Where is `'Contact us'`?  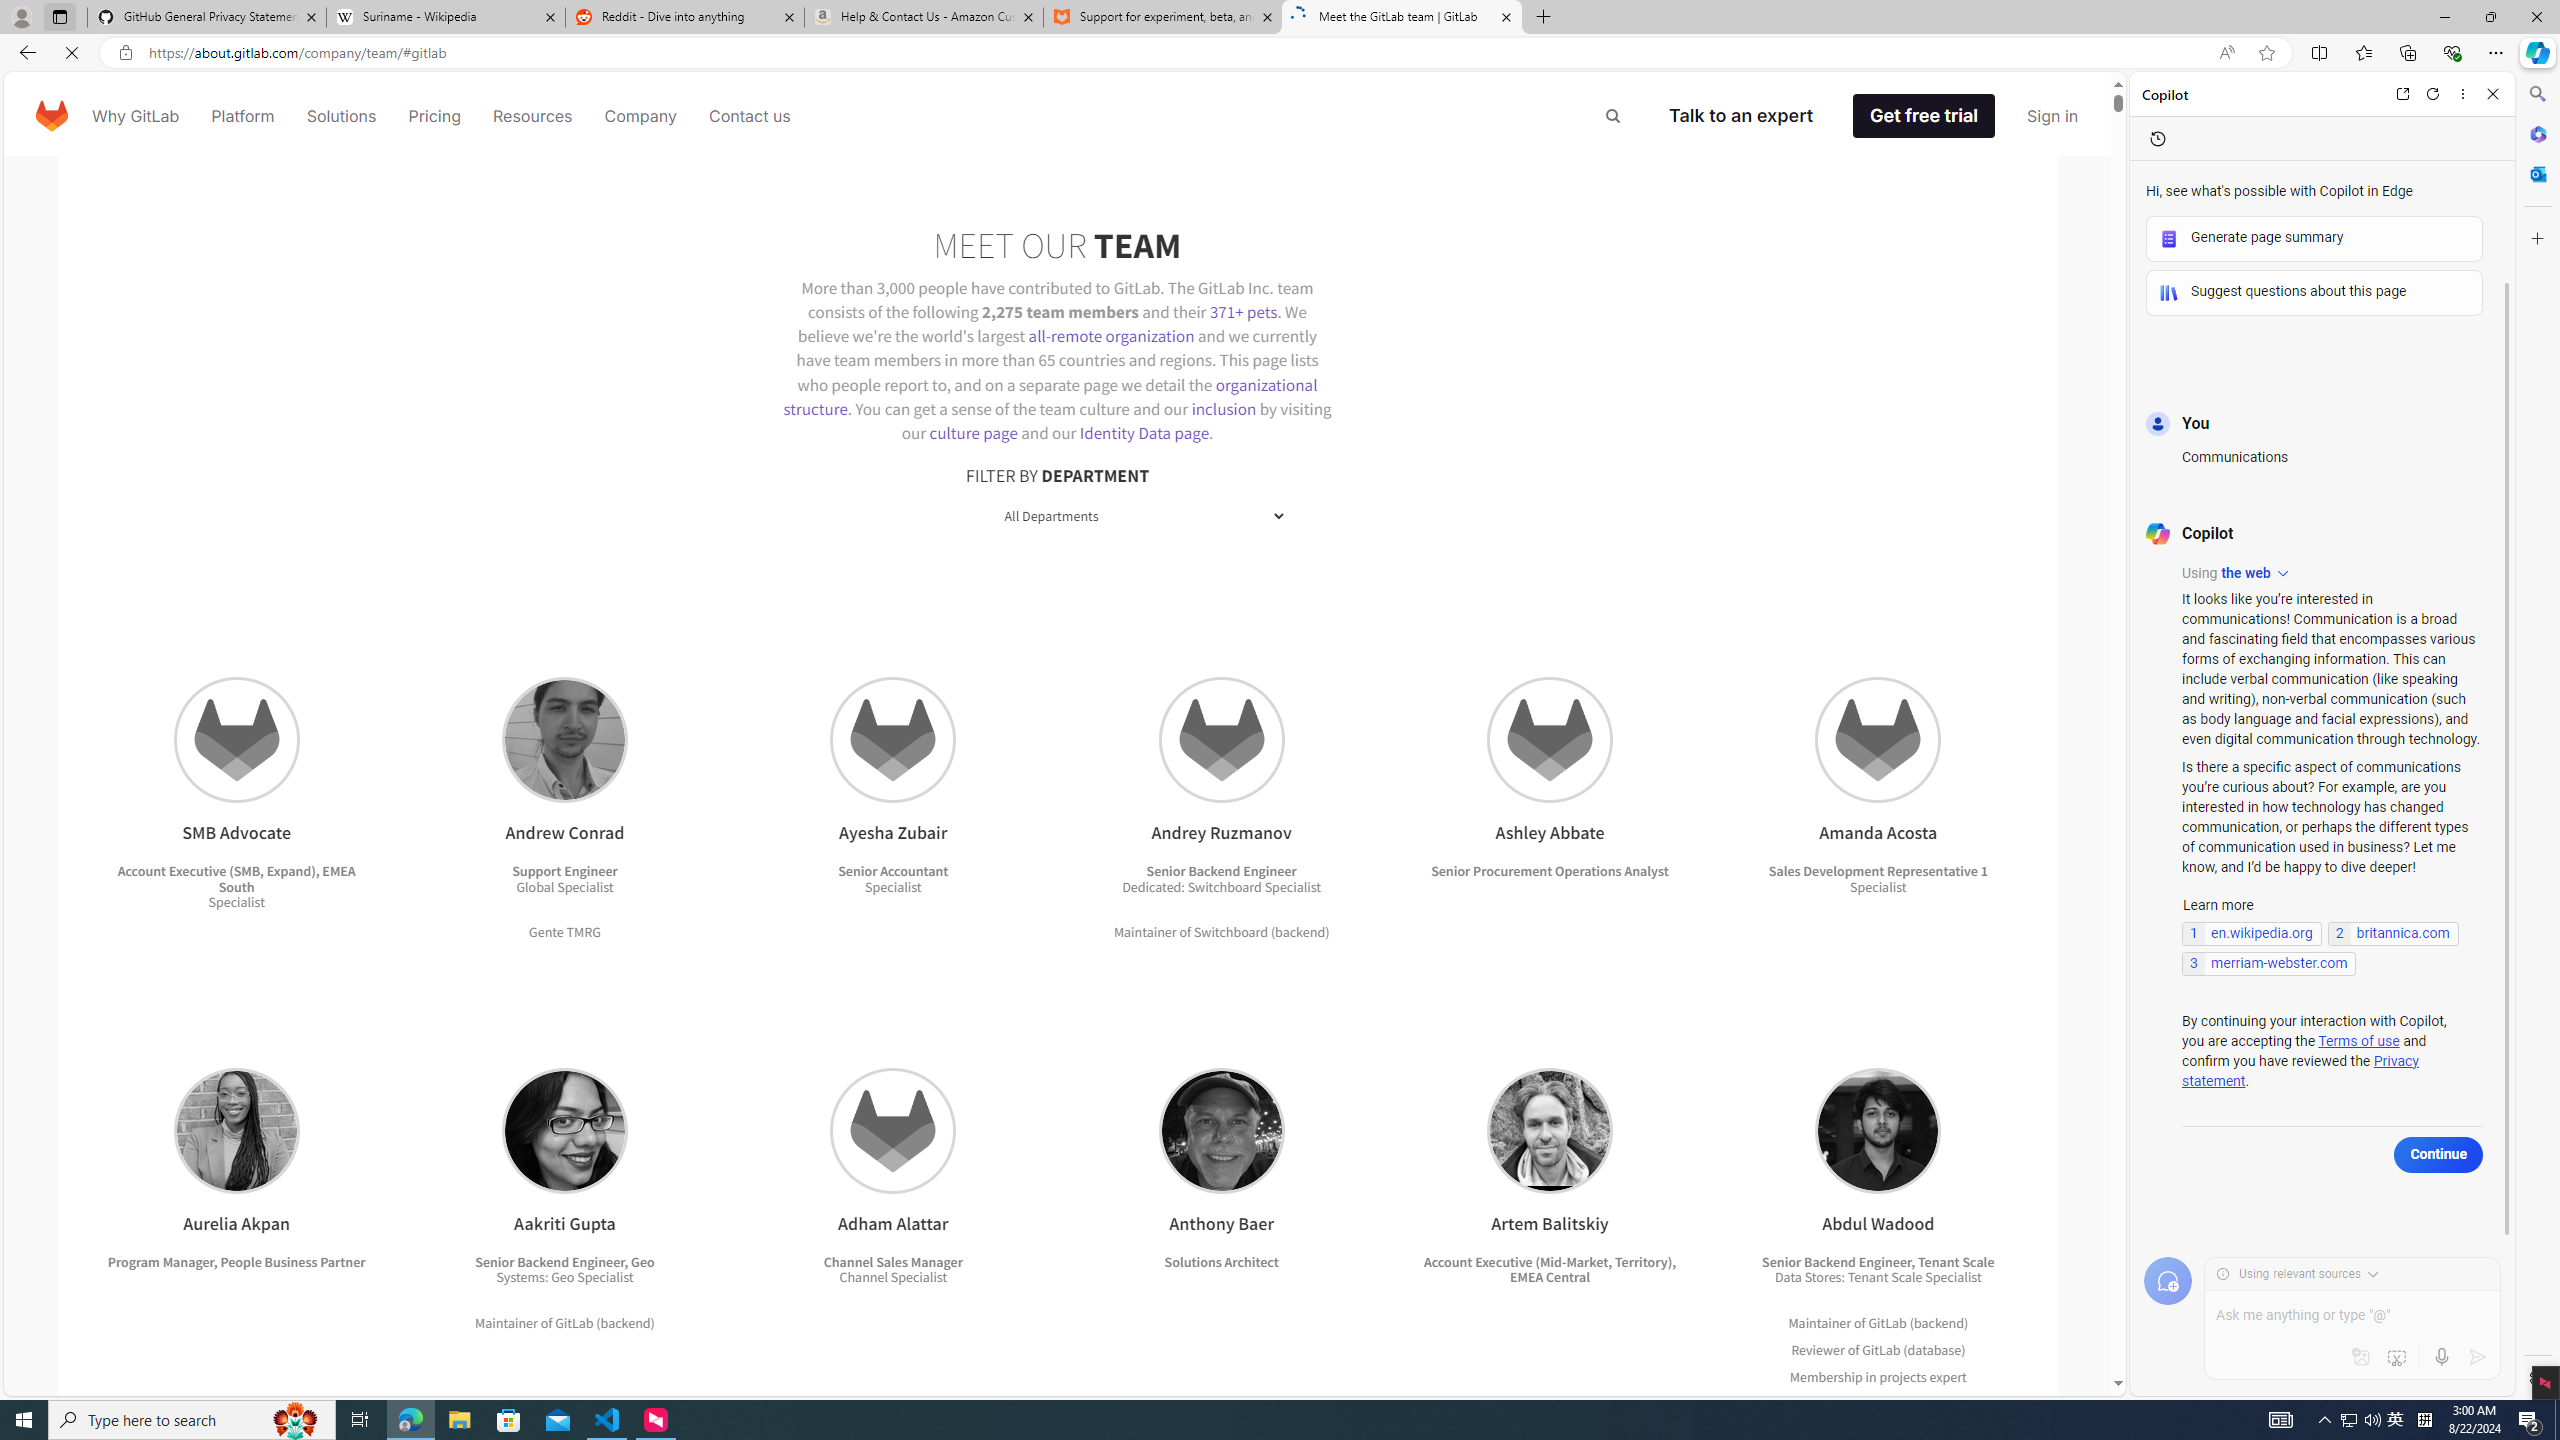
'Contact us' is located at coordinates (750, 114).